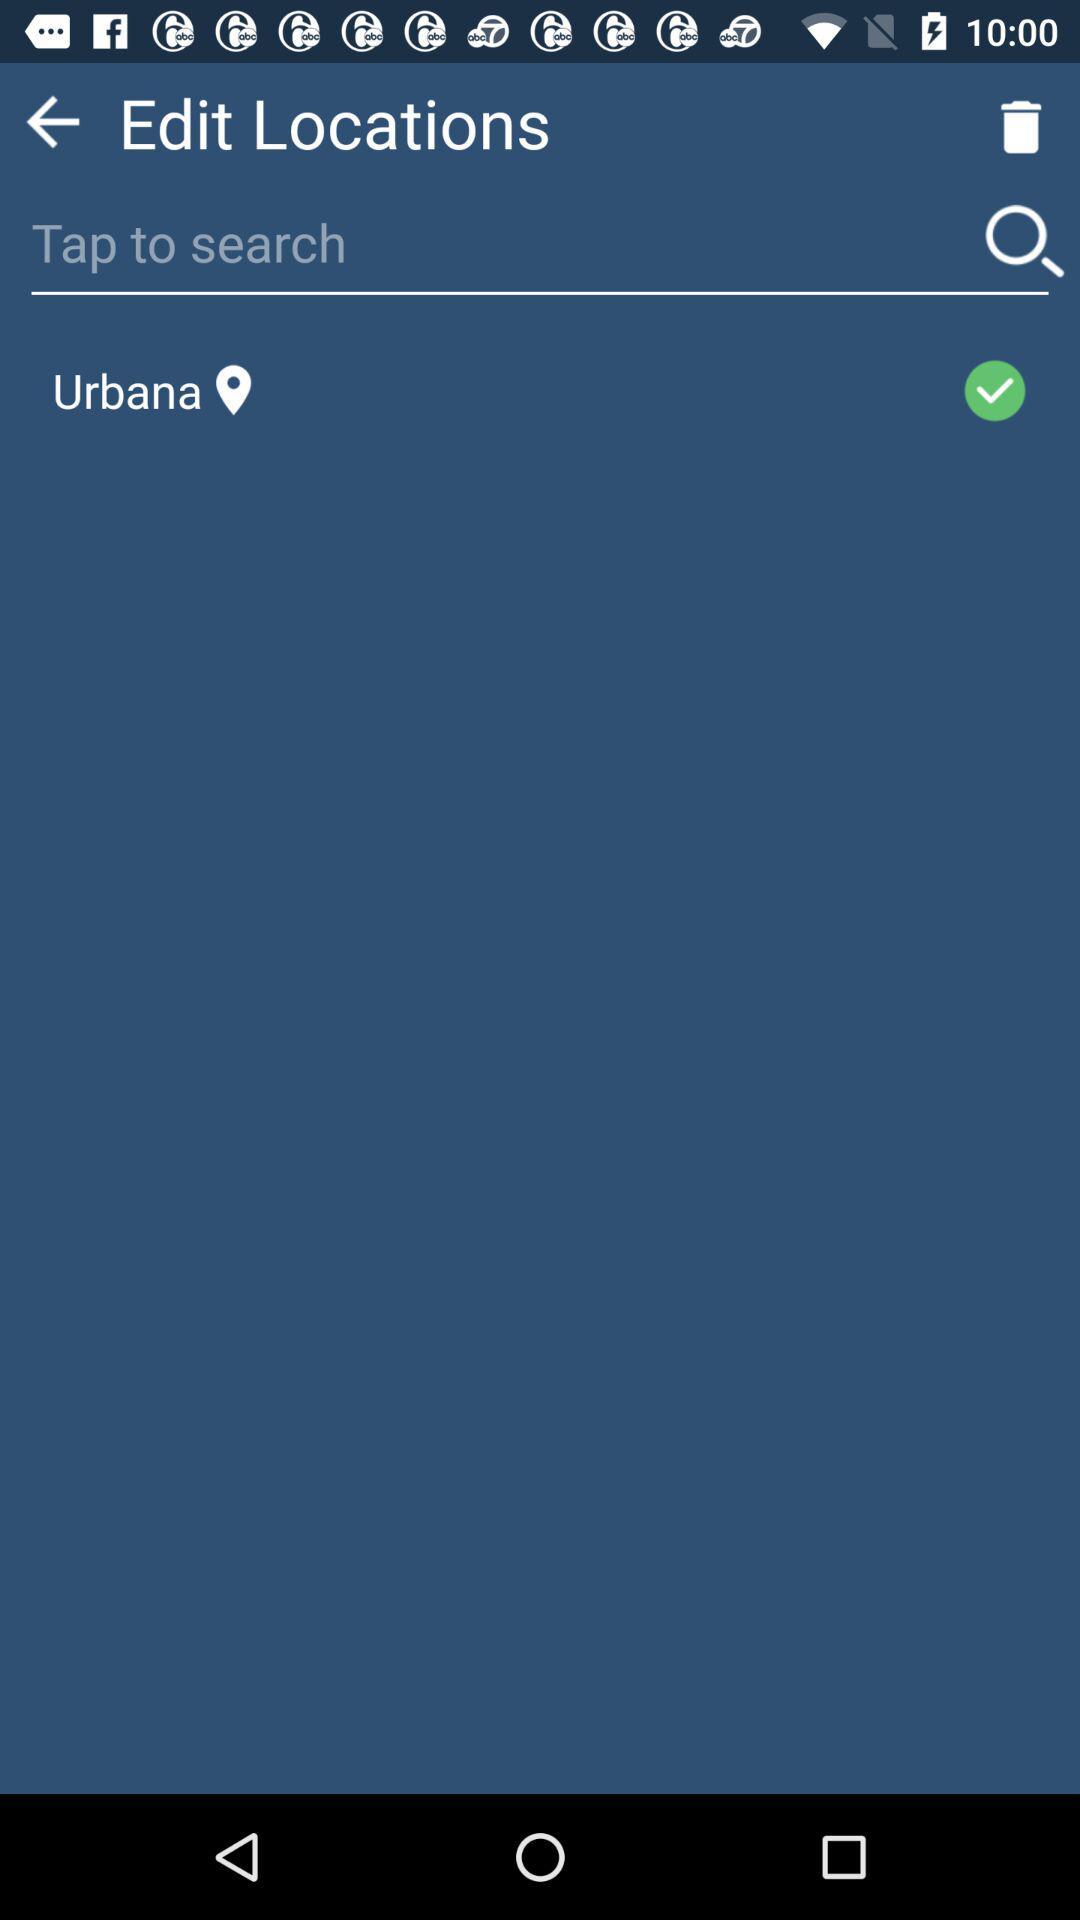 The height and width of the screenshot is (1920, 1080). What do you see at coordinates (1024, 240) in the screenshot?
I see `search` at bounding box center [1024, 240].